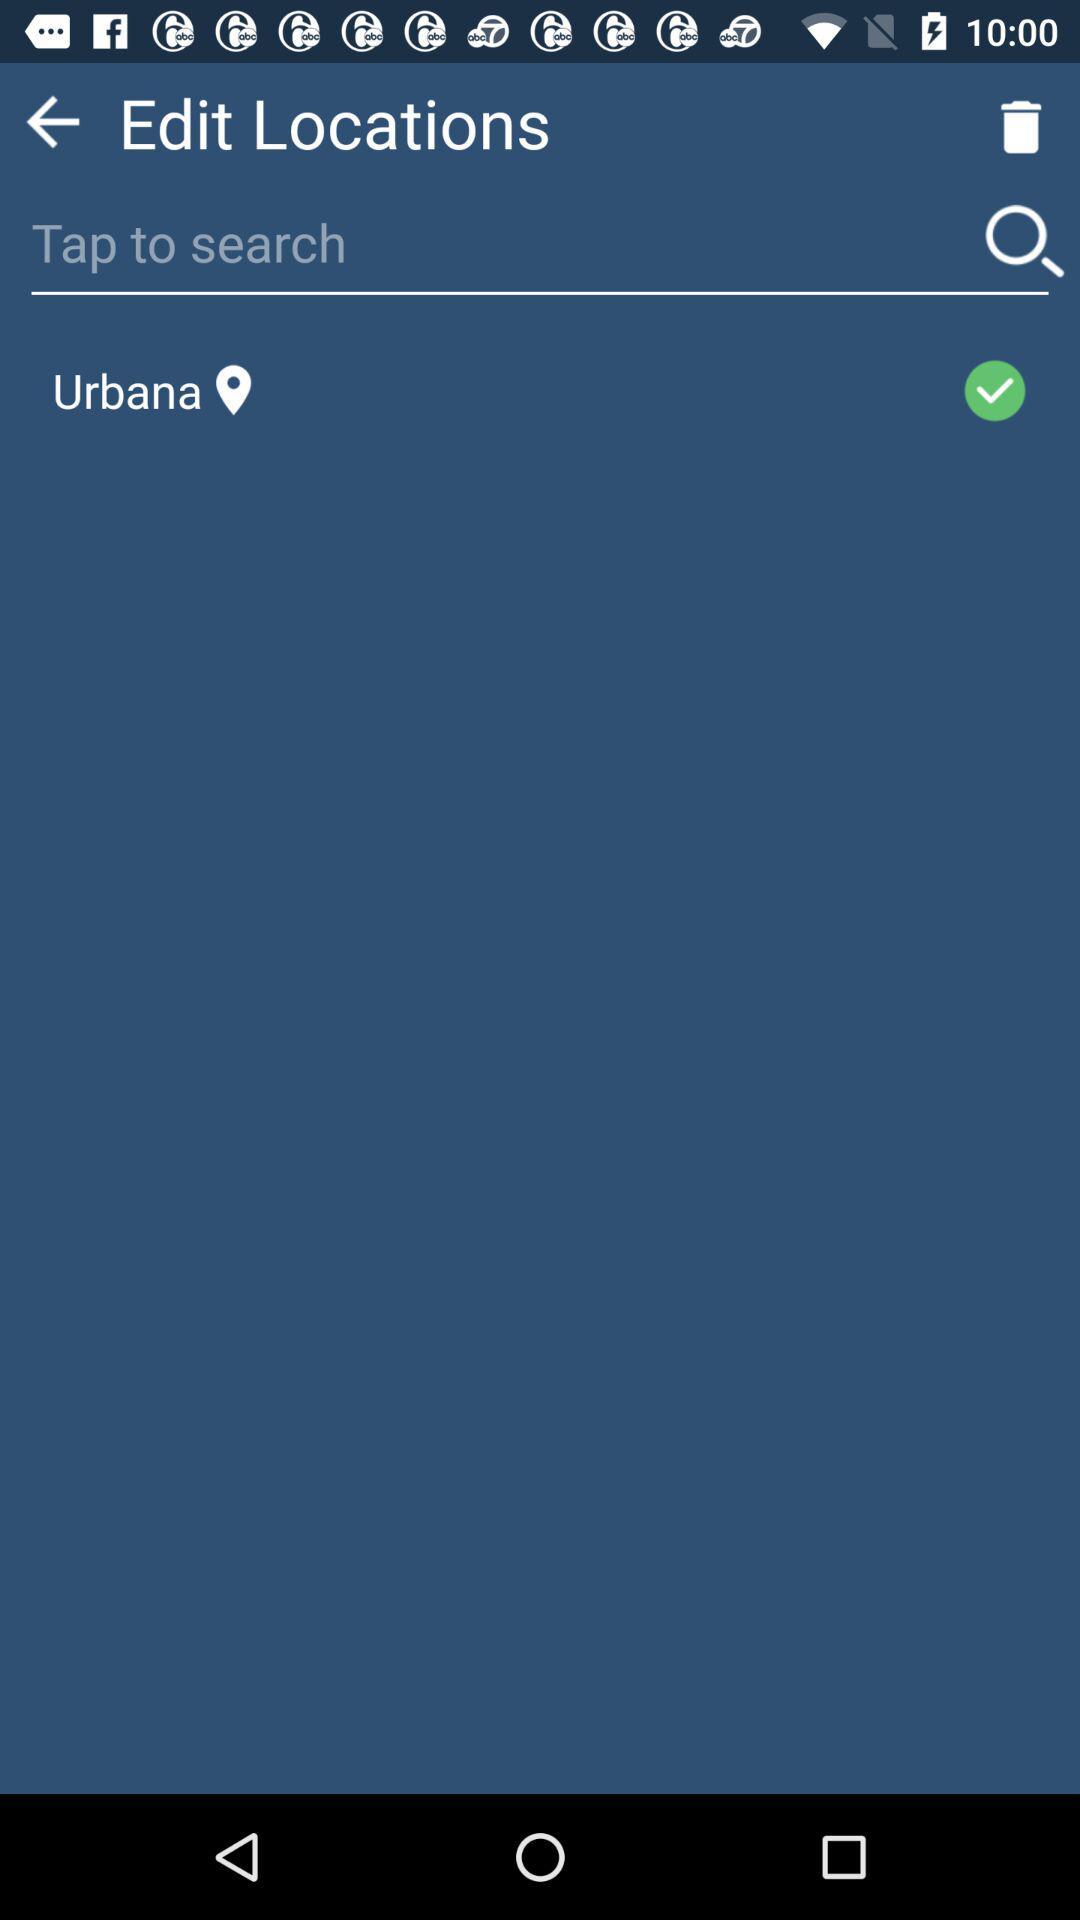 The height and width of the screenshot is (1920, 1080). What do you see at coordinates (1024, 240) in the screenshot?
I see `search` at bounding box center [1024, 240].